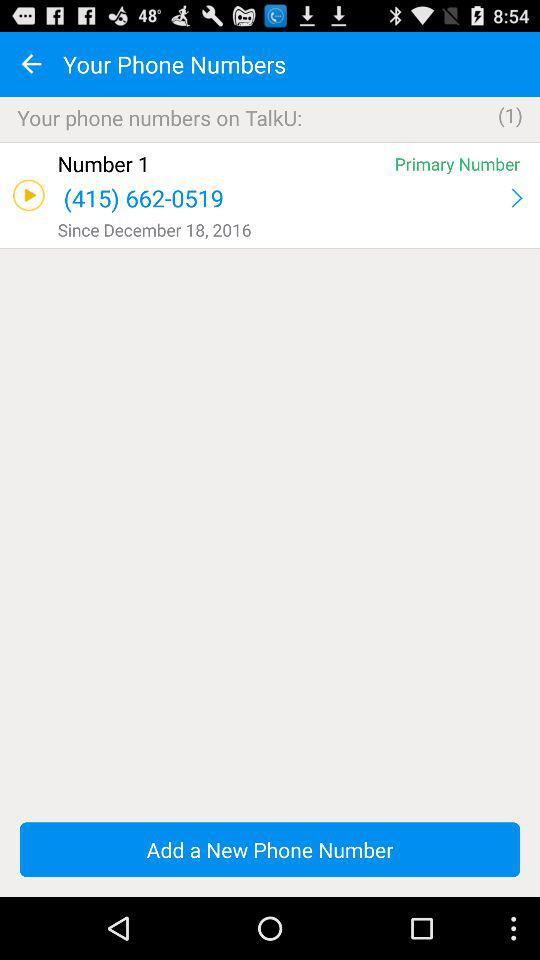 The image size is (540, 960). What do you see at coordinates (516, 198) in the screenshot?
I see `app below the primary number icon` at bounding box center [516, 198].